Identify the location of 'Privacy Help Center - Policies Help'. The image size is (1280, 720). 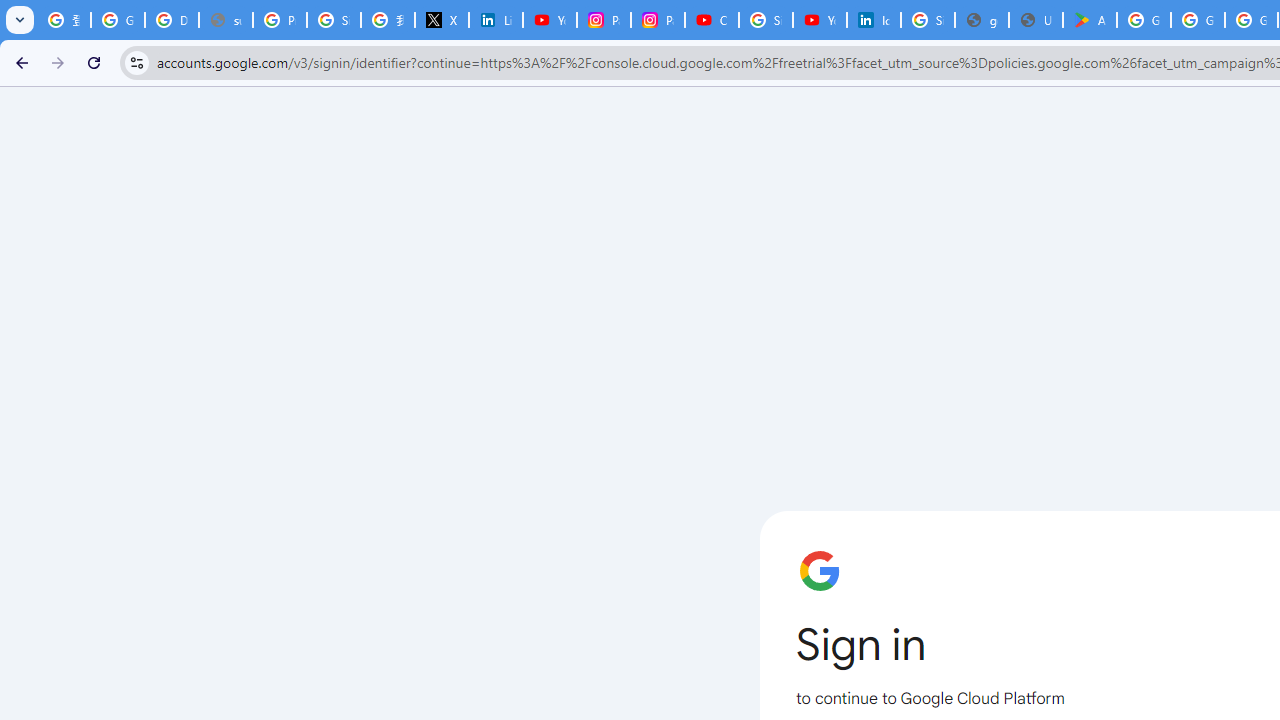
(279, 20).